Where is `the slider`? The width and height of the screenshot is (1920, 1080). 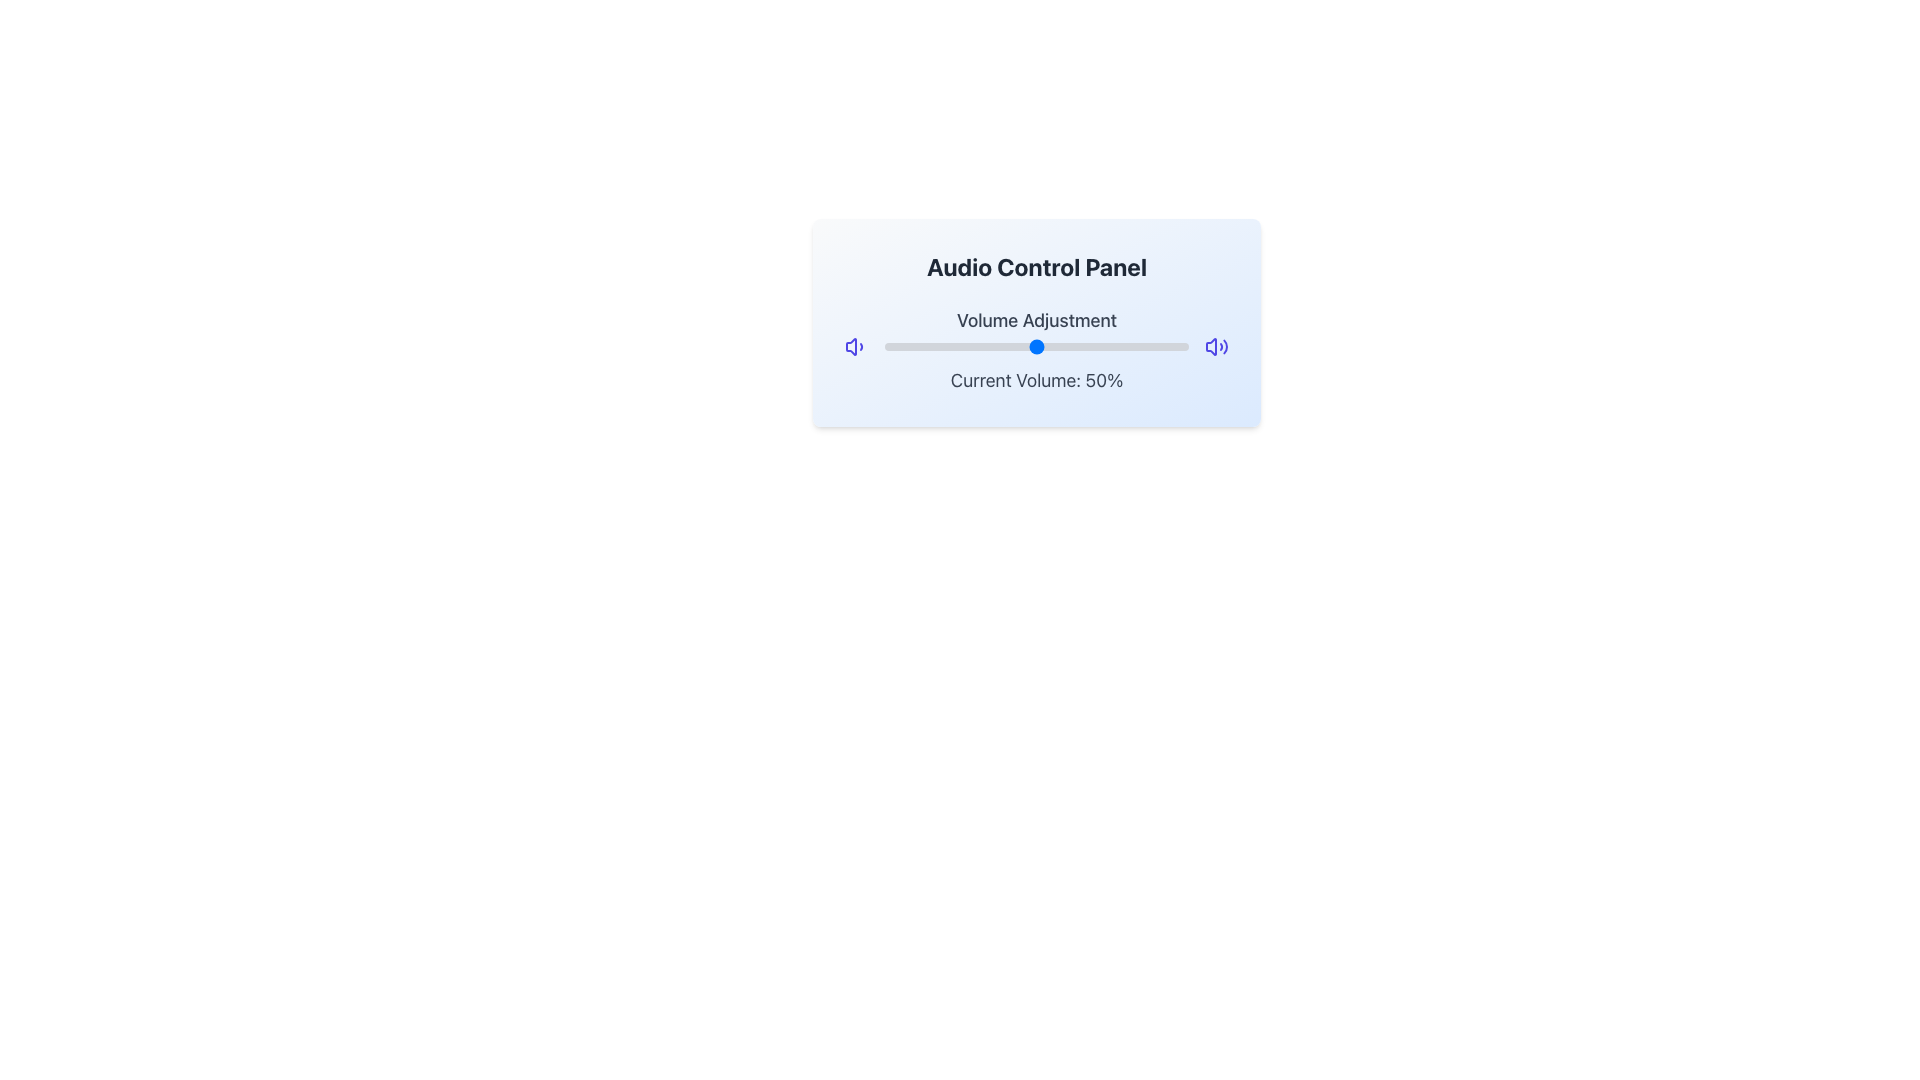
the slider is located at coordinates (991, 346).